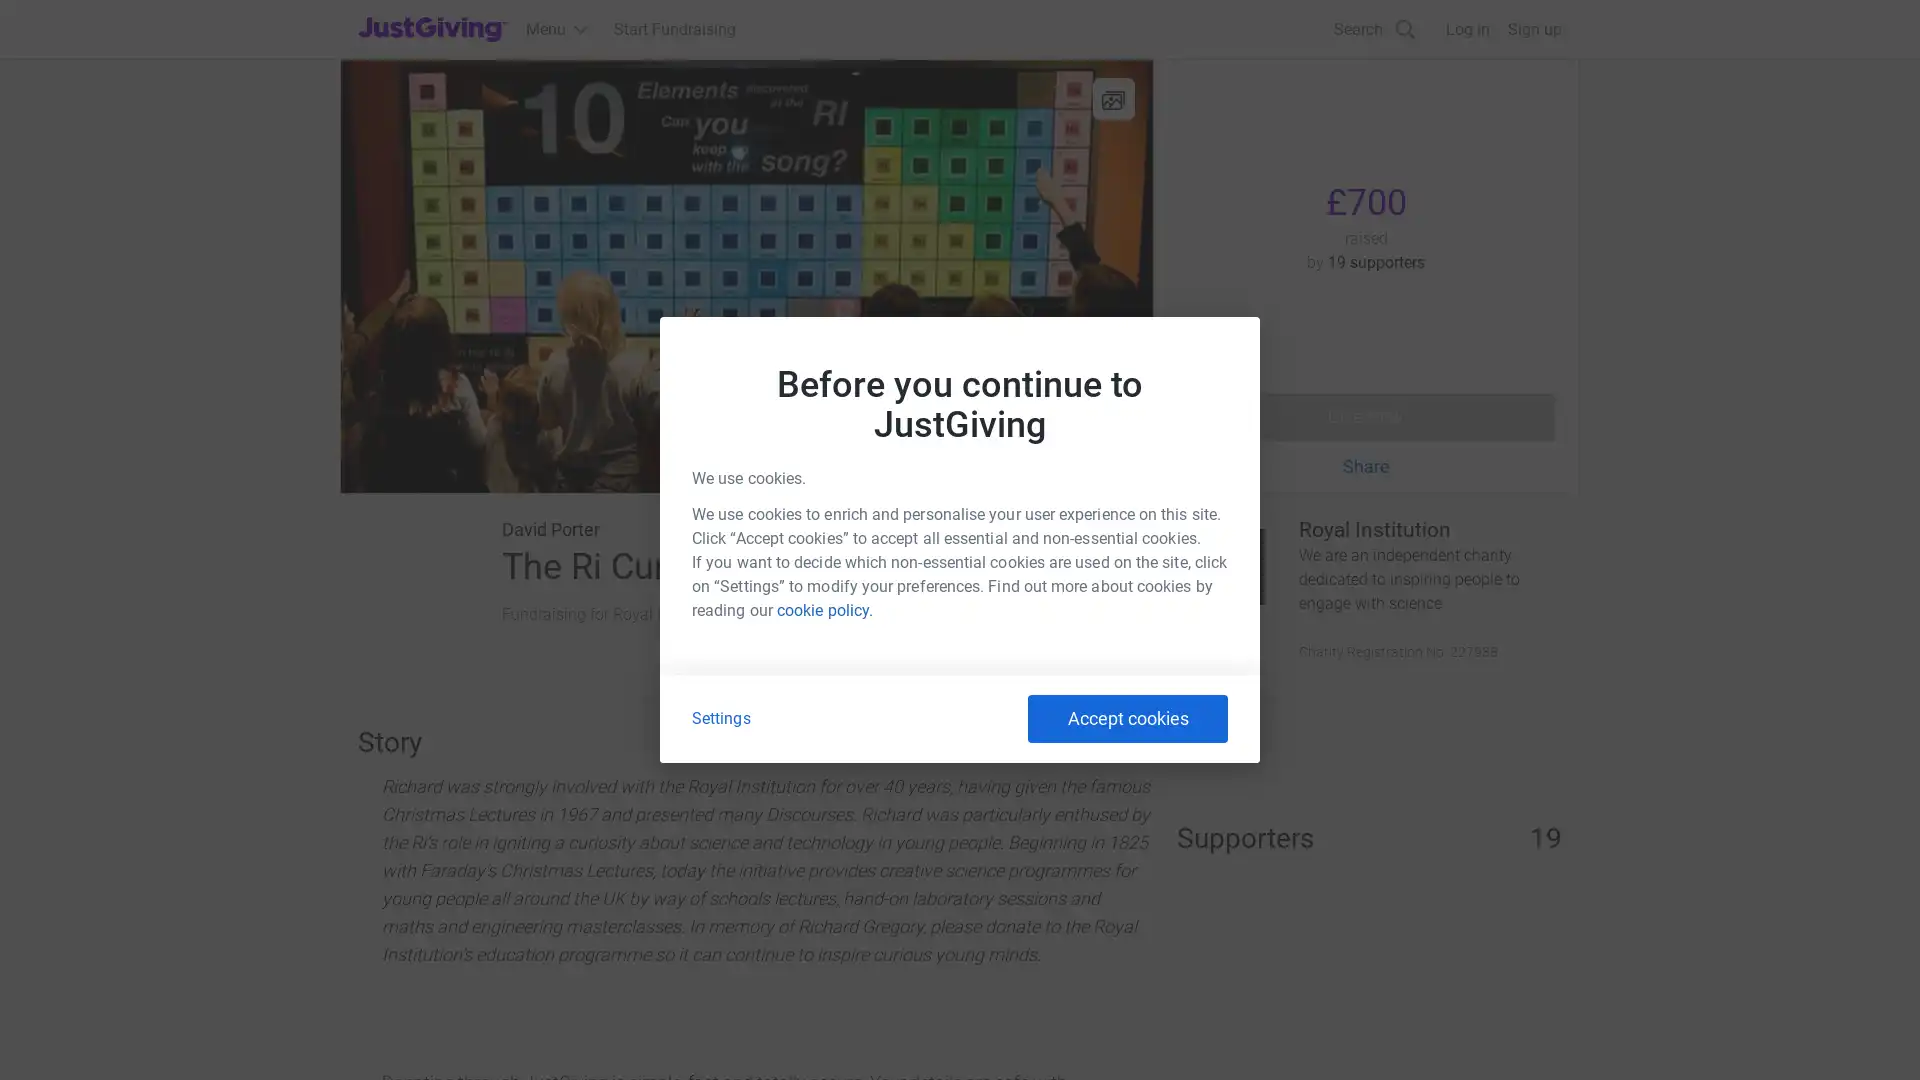  Describe the element at coordinates (1112, 99) in the screenshot. I see `Open the Image Gallery` at that location.